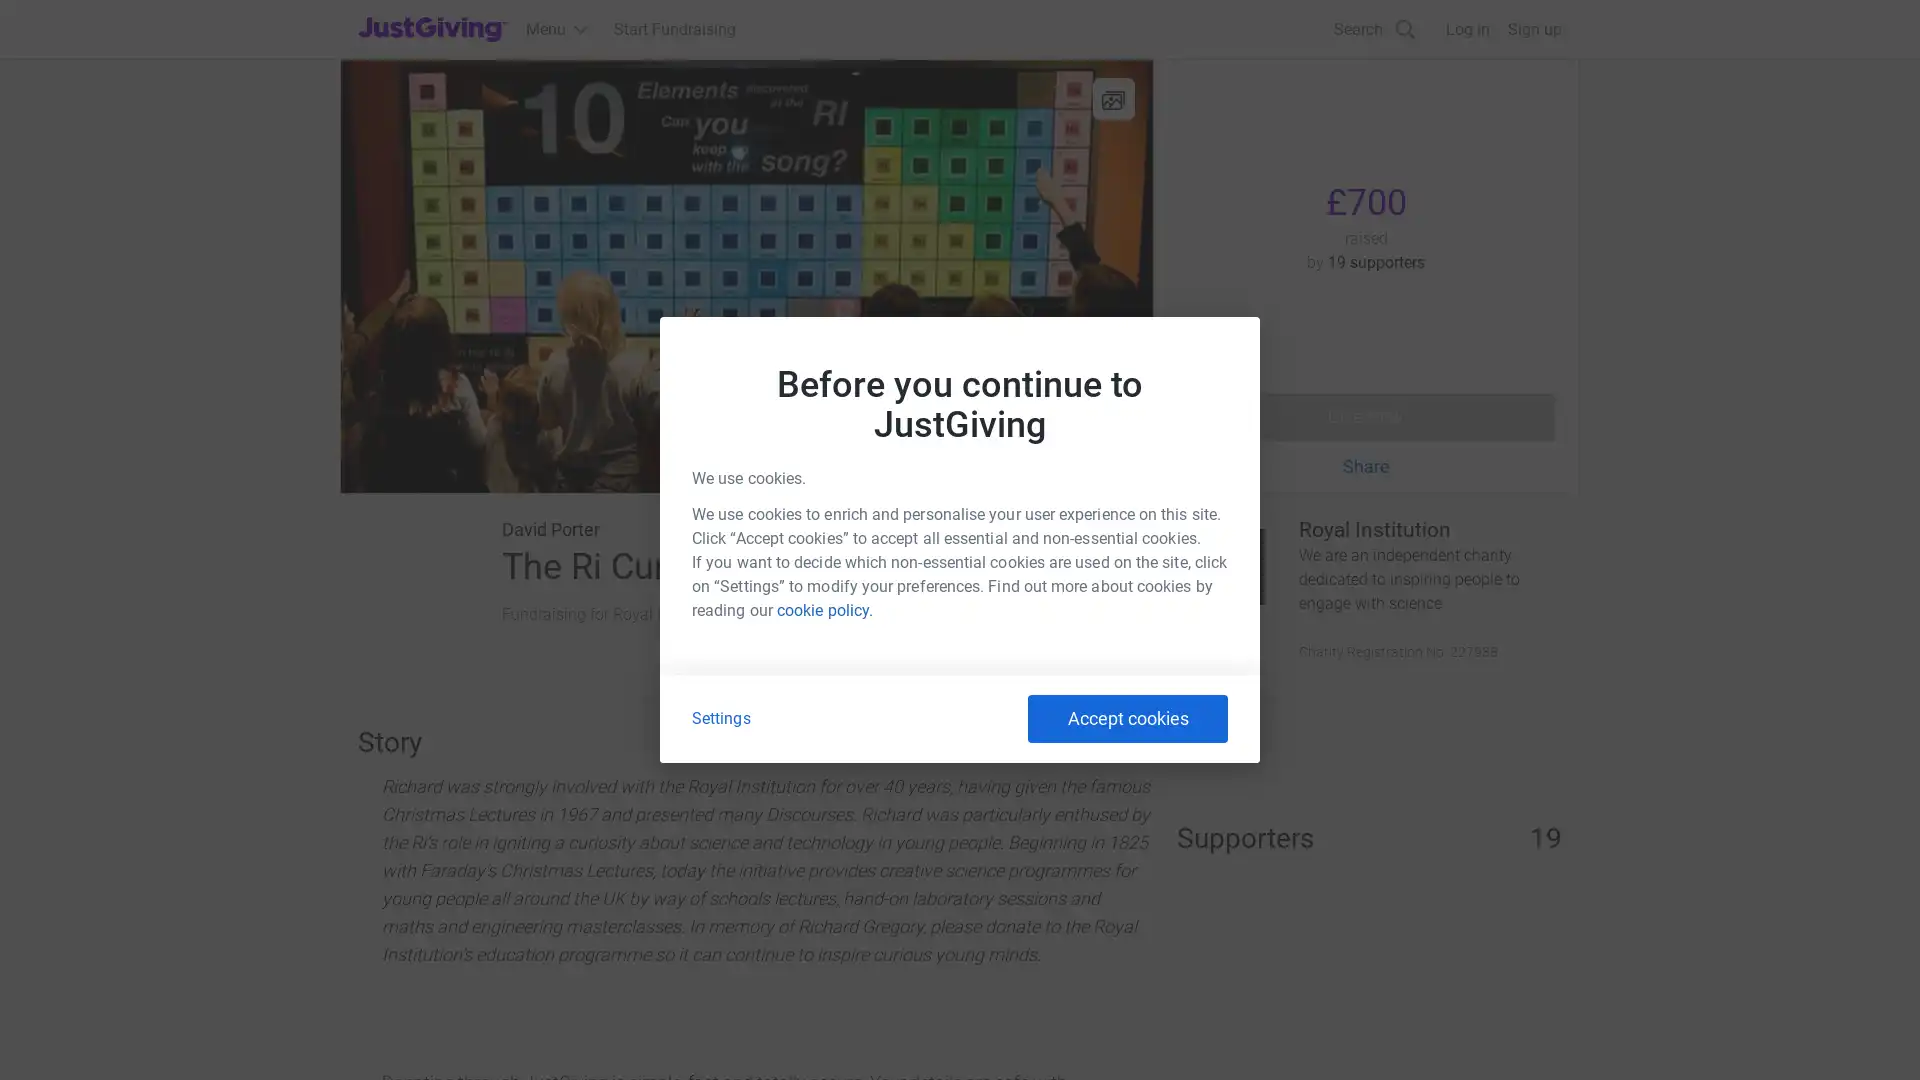  Describe the element at coordinates (1112, 99) in the screenshot. I see `Open the Image Gallery` at that location.